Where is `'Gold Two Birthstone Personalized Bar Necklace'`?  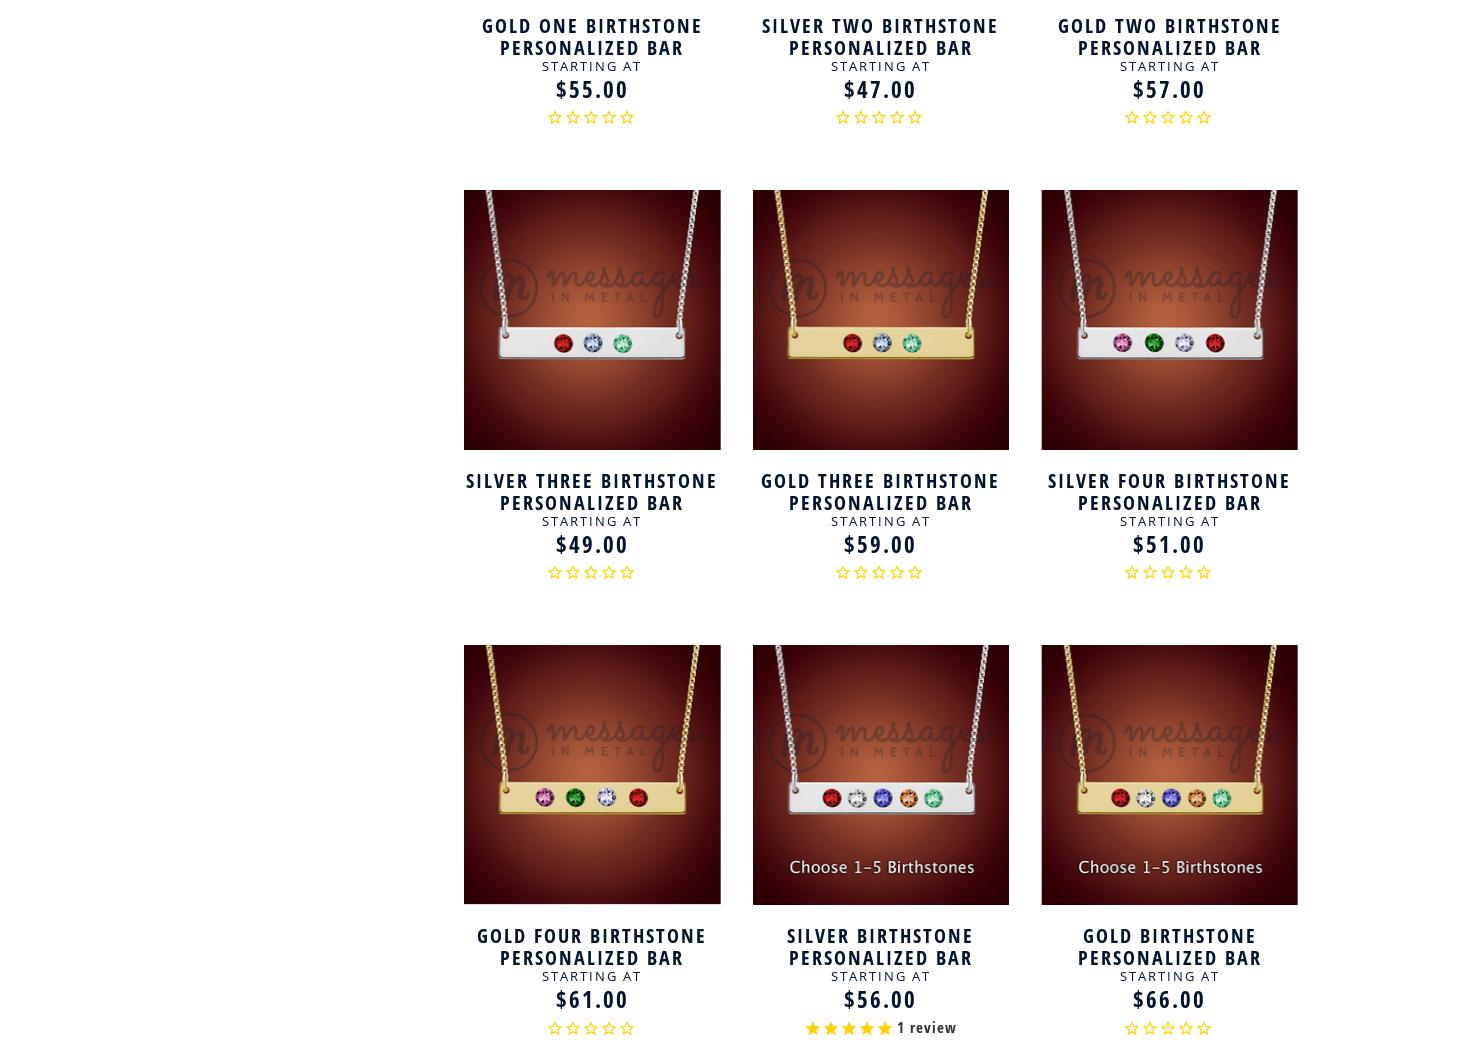 'Gold Two Birthstone Personalized Bar Necklace' is located at coordinates (1056, 46).